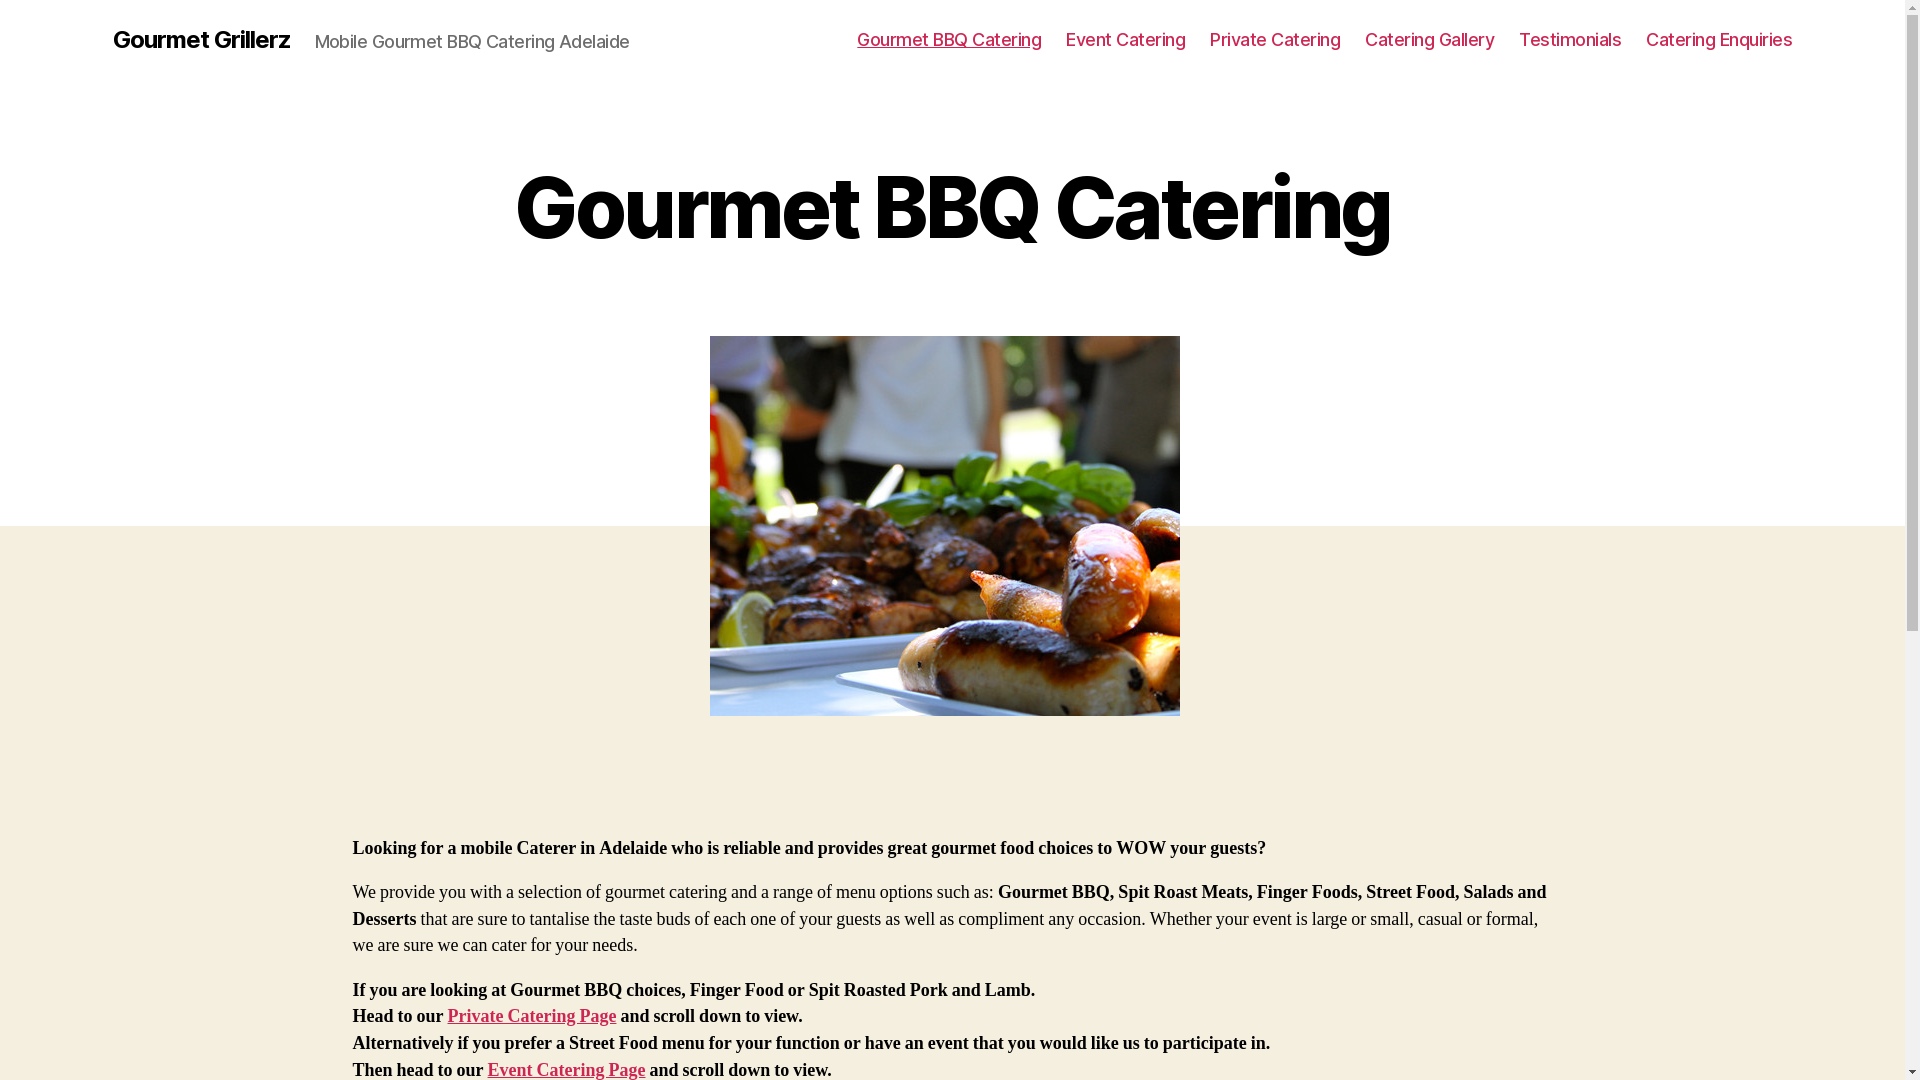 Image resolution: width=1920 pixels, height=1080 pixels. What do you see at coordinates (1717, 39) in the screenshot?
I see `'Catering Enquiries'` at bounding box center [1717, 39].